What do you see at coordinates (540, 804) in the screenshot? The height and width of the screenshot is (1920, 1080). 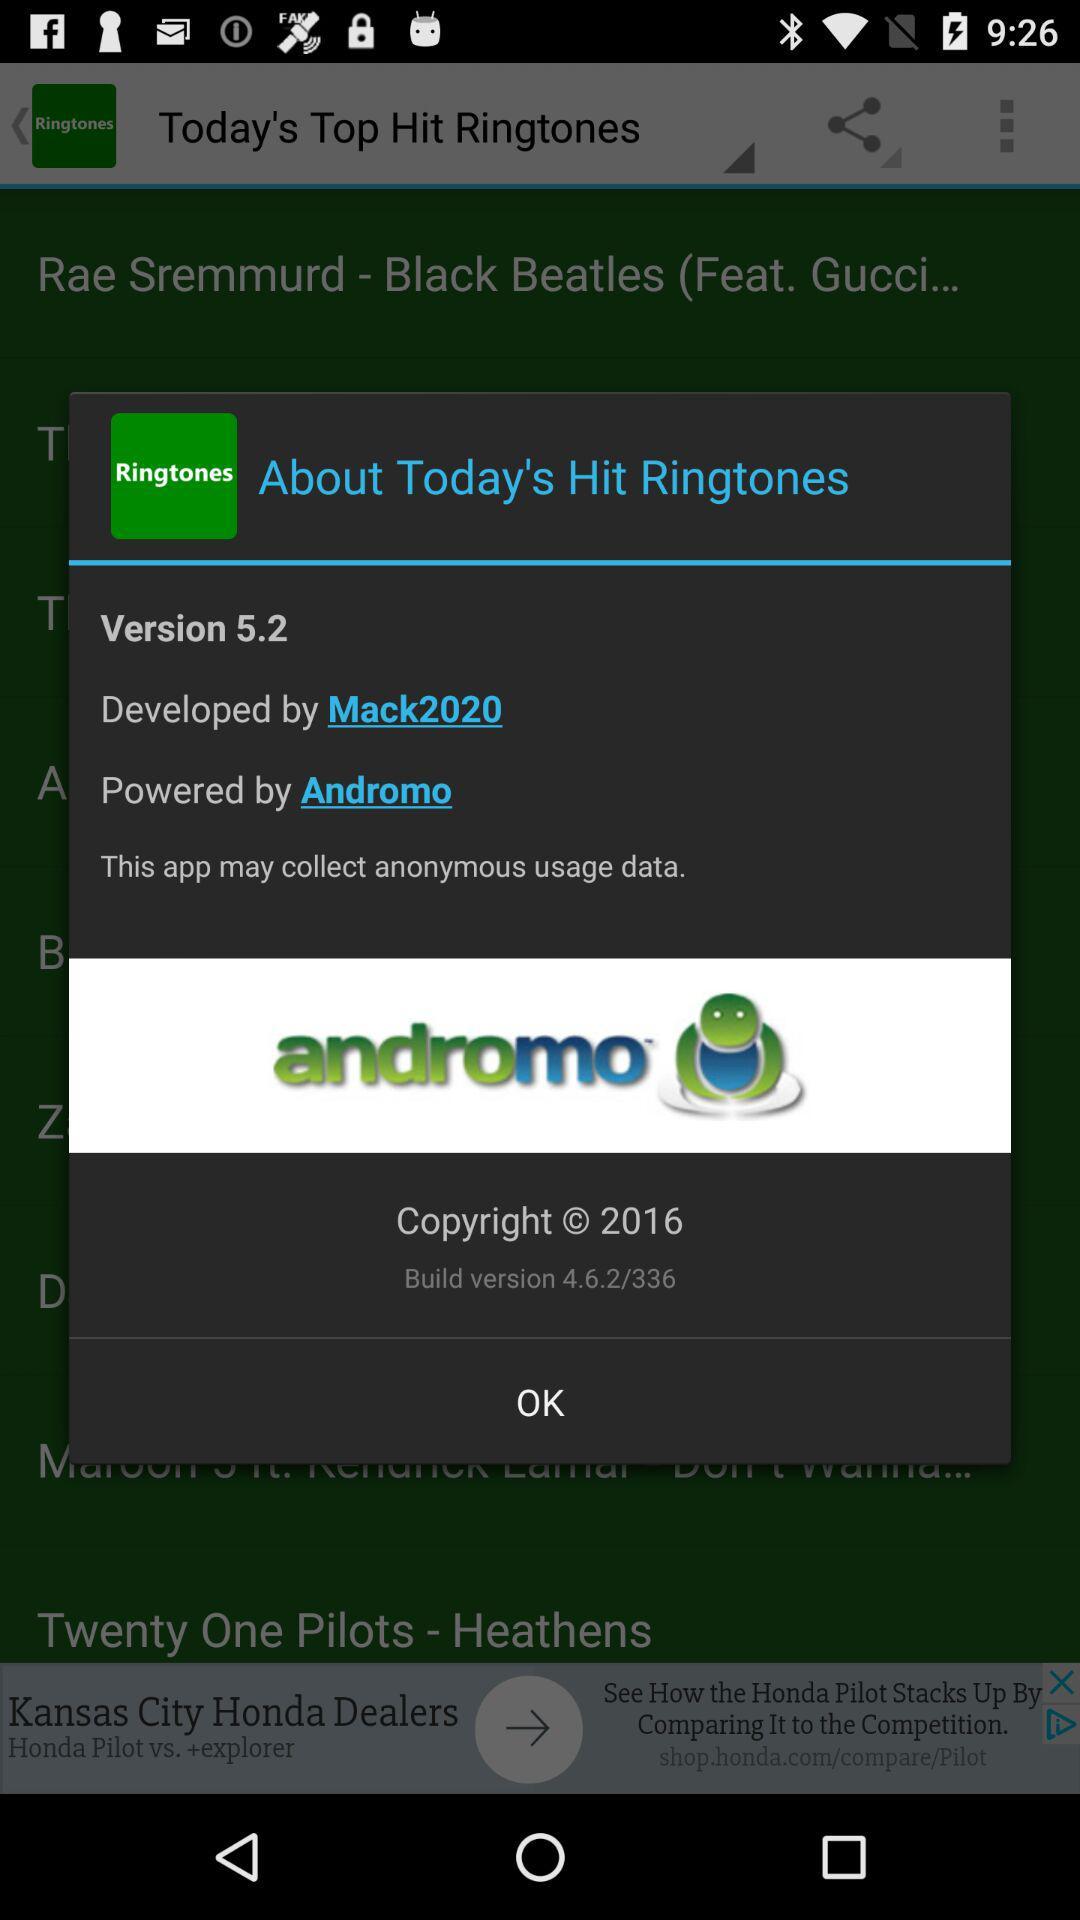 I see `icon below the developed by mack2020 item` at bounding box center [540, 804].